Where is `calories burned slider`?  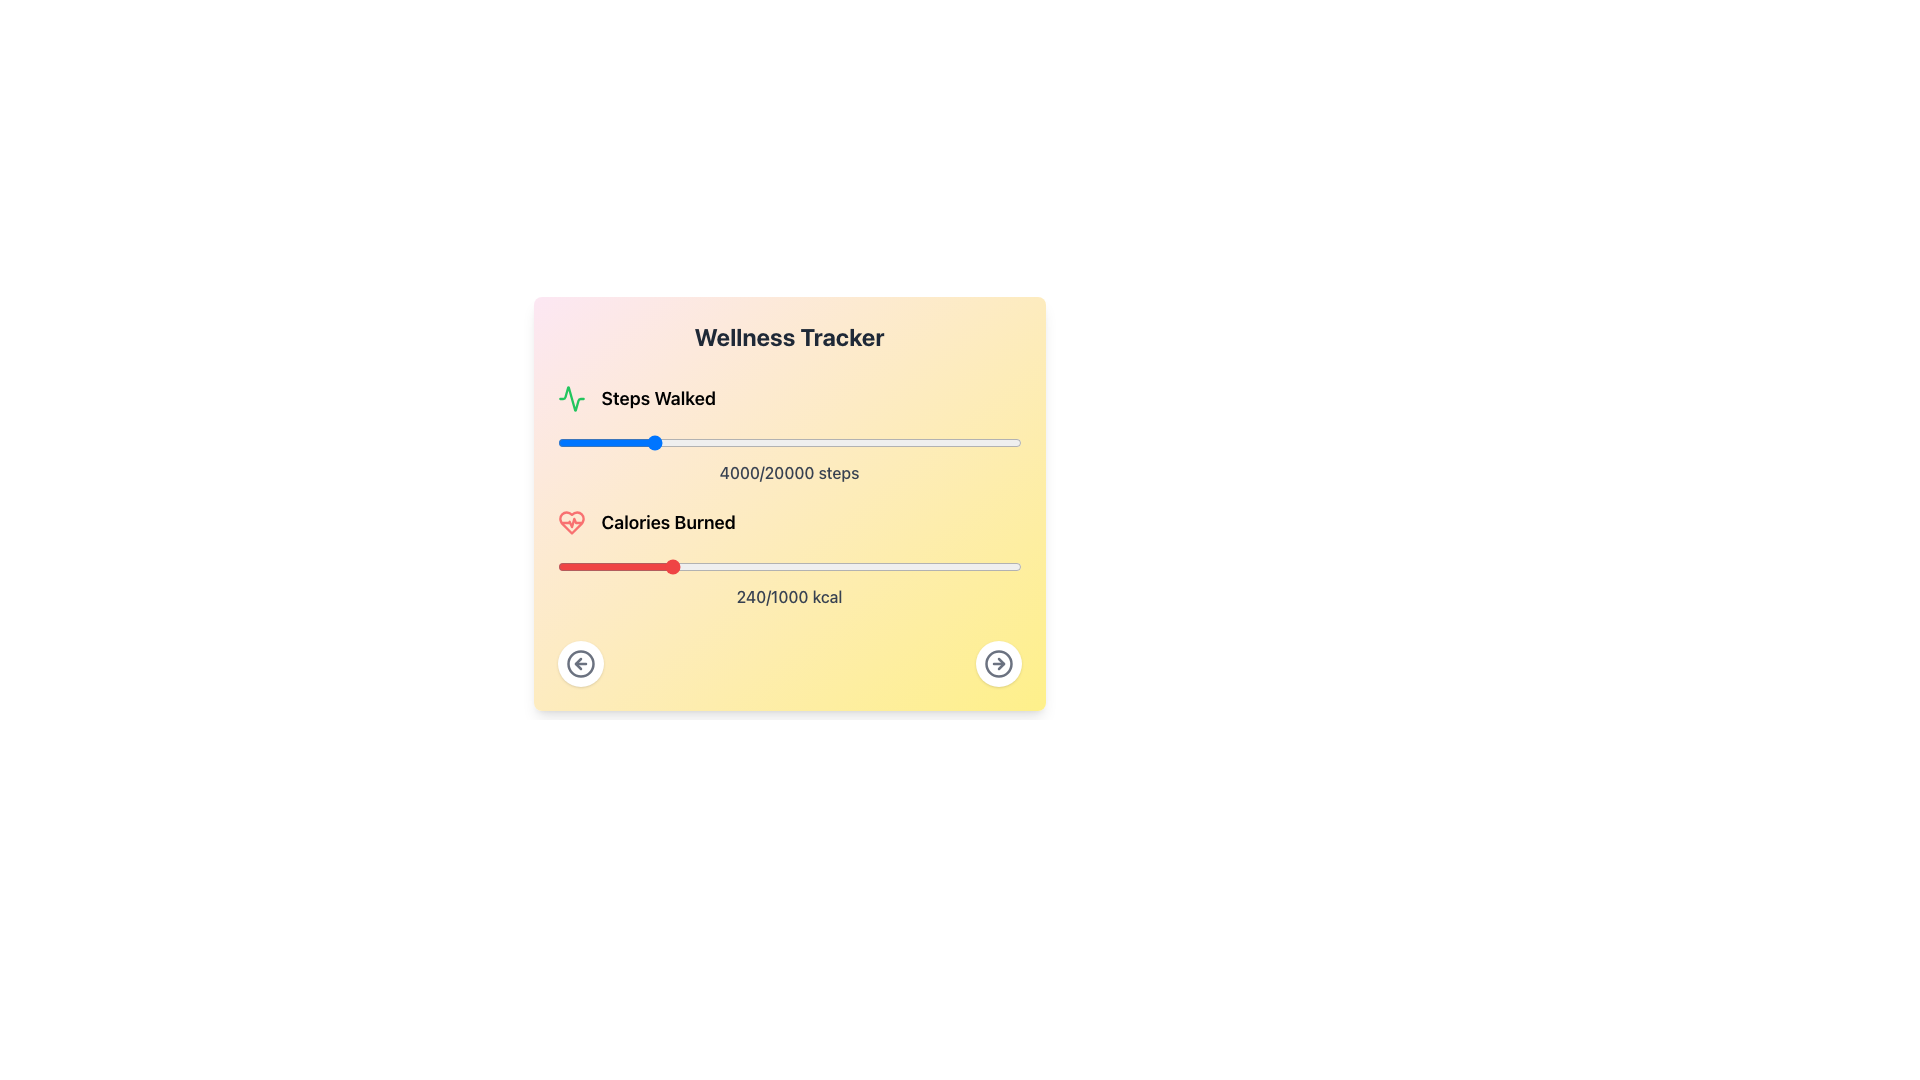 calories burned slider is located at coordinates (673, 567).